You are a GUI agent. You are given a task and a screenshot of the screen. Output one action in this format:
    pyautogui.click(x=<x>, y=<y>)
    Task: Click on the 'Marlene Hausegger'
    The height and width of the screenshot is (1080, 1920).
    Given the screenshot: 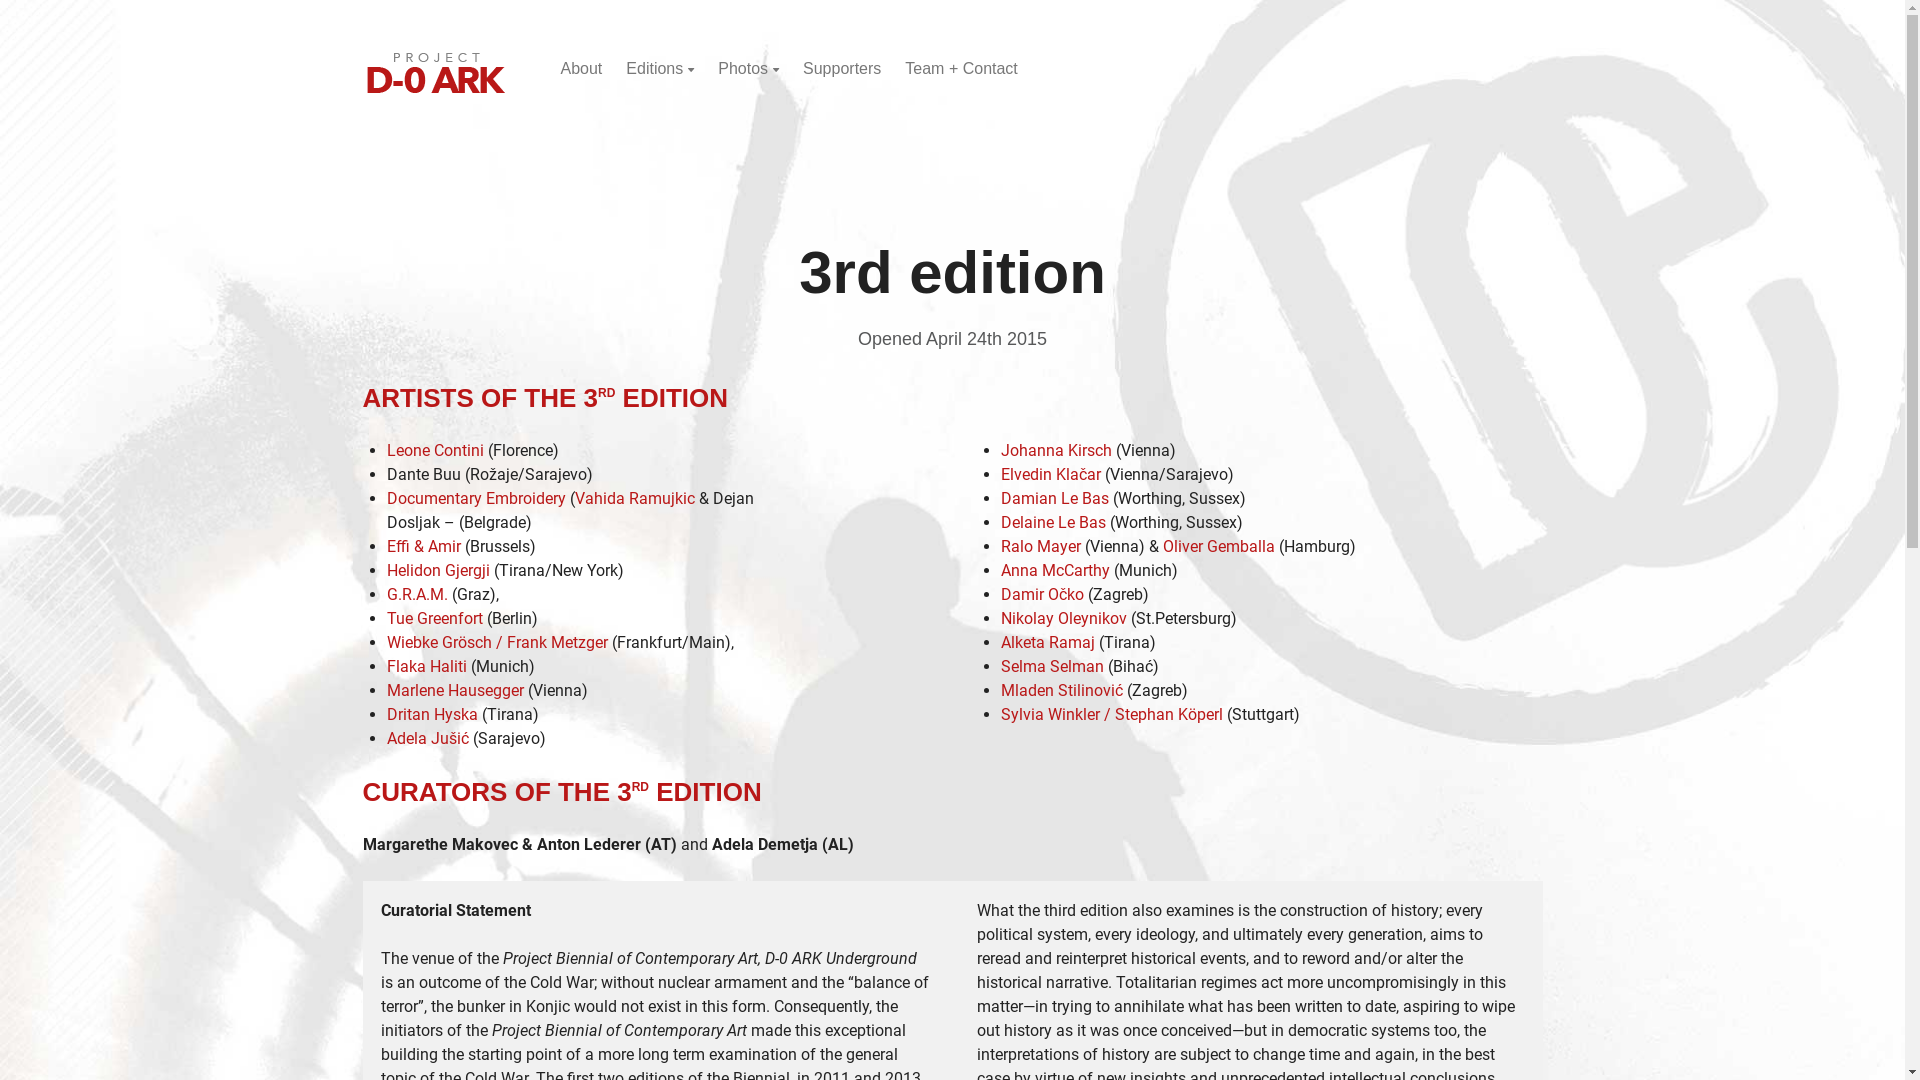 What is the action you would take?
    pyautogui.click(x=453, y=689)
    